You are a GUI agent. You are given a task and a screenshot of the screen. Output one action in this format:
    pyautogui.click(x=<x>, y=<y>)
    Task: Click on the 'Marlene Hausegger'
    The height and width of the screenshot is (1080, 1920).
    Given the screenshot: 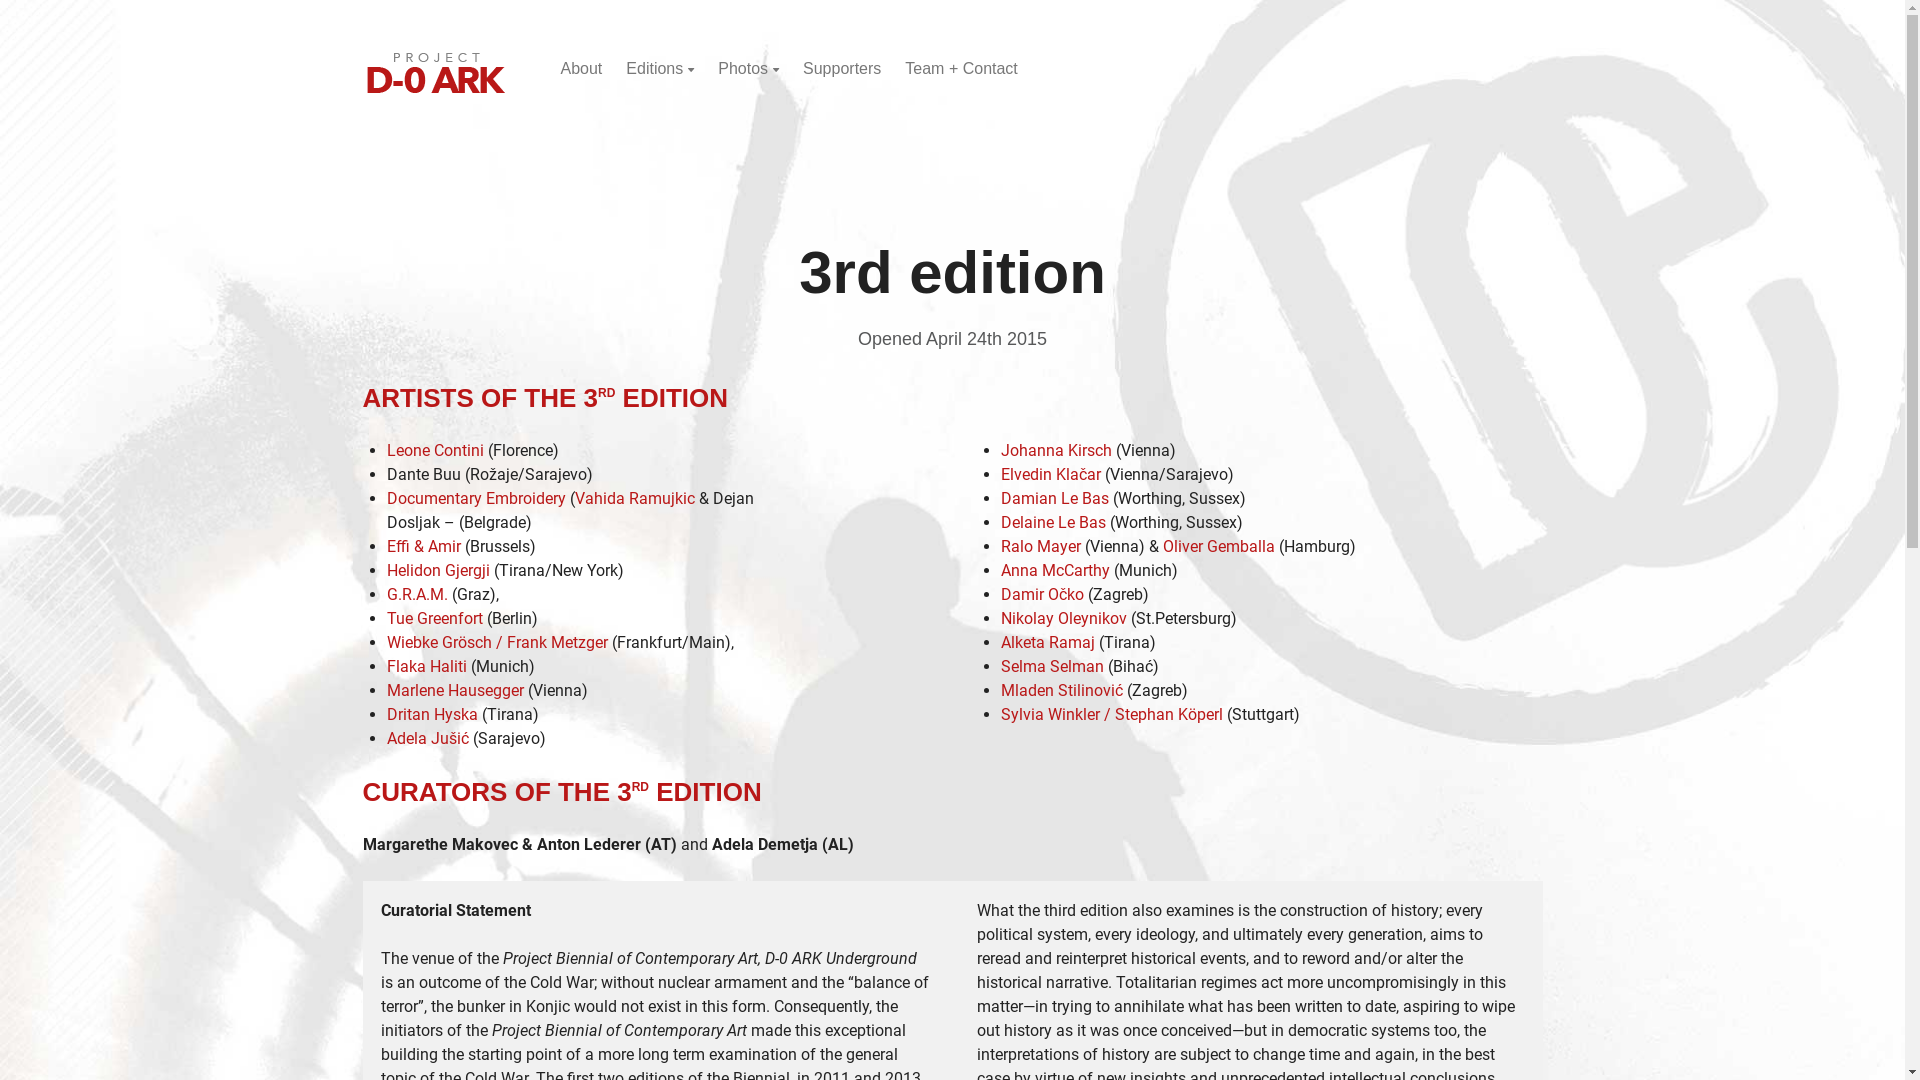 What is the action you would take?
    pyautogui.click(x=453, y=689)
    